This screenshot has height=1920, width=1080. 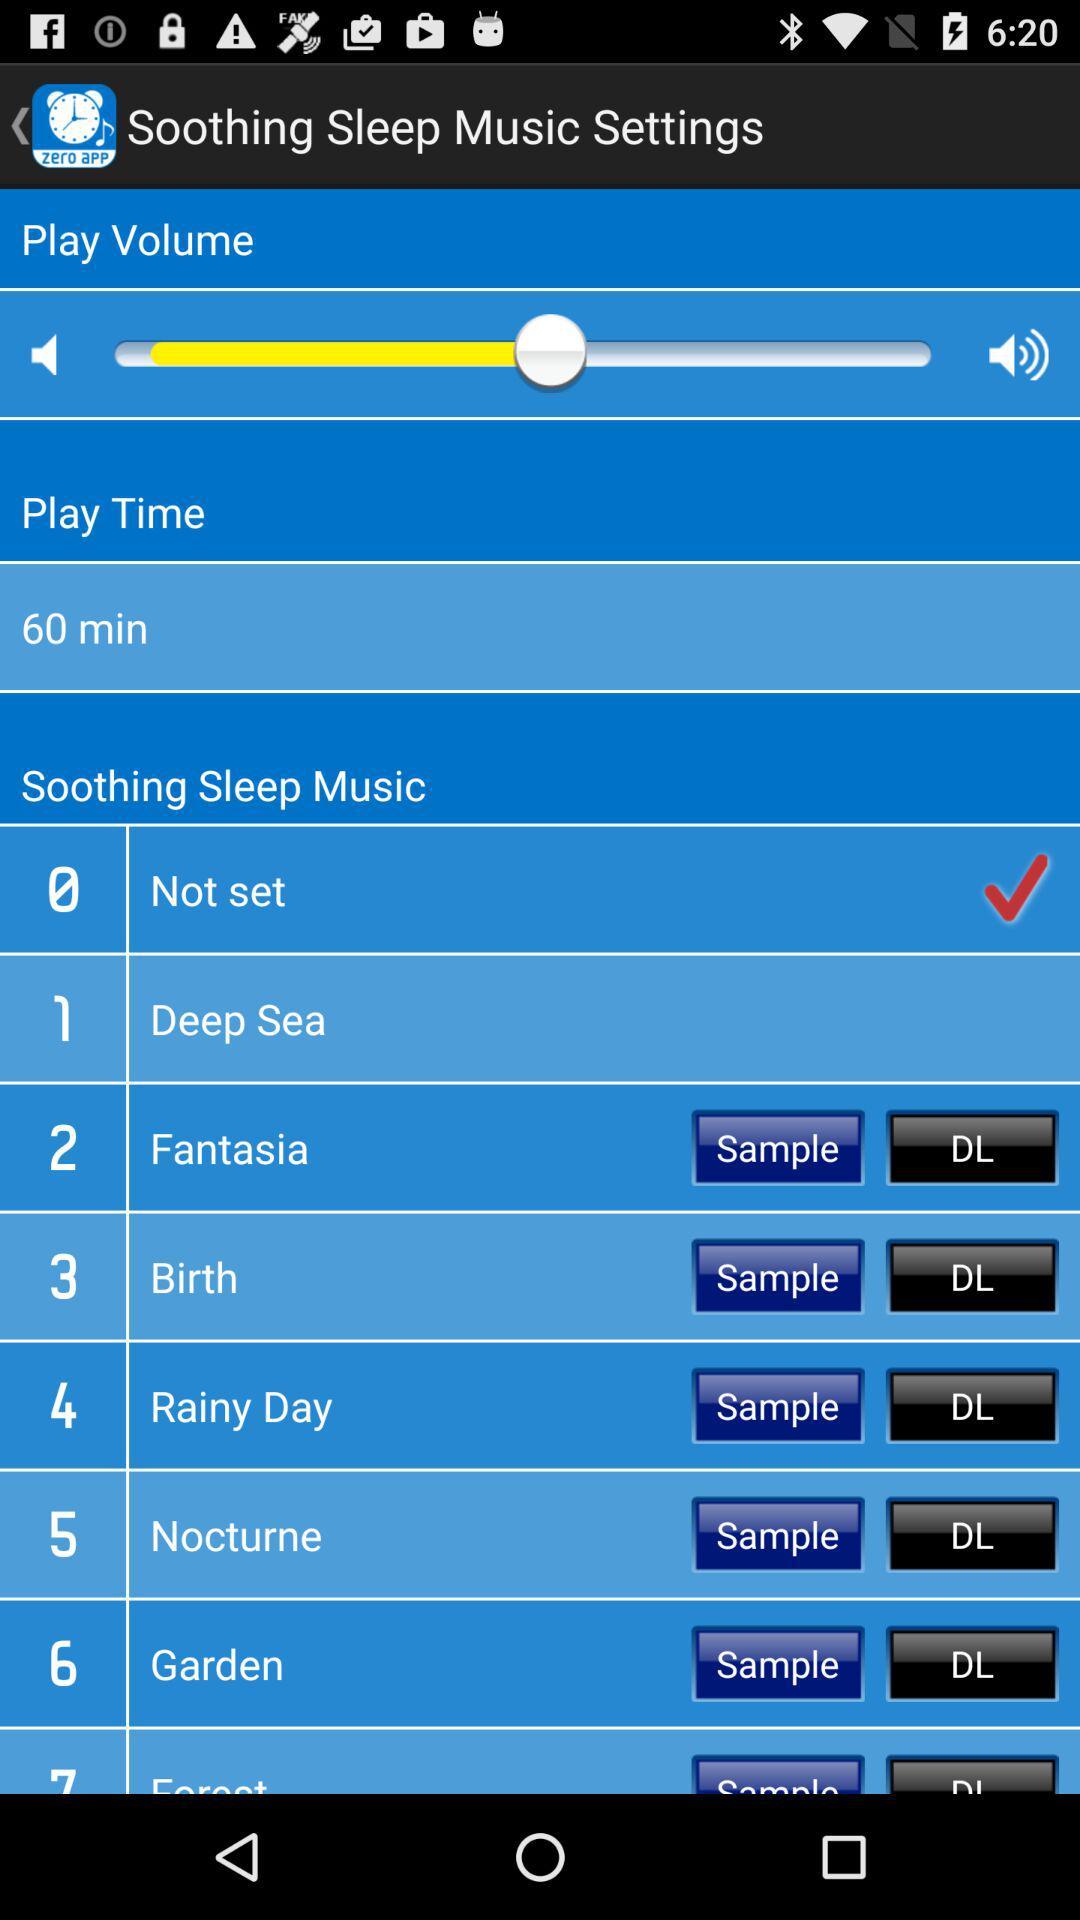 What do you see at coordinates (61, 1018) in the screenshot?
I see `the 1` at bounding box center [61, 1018].